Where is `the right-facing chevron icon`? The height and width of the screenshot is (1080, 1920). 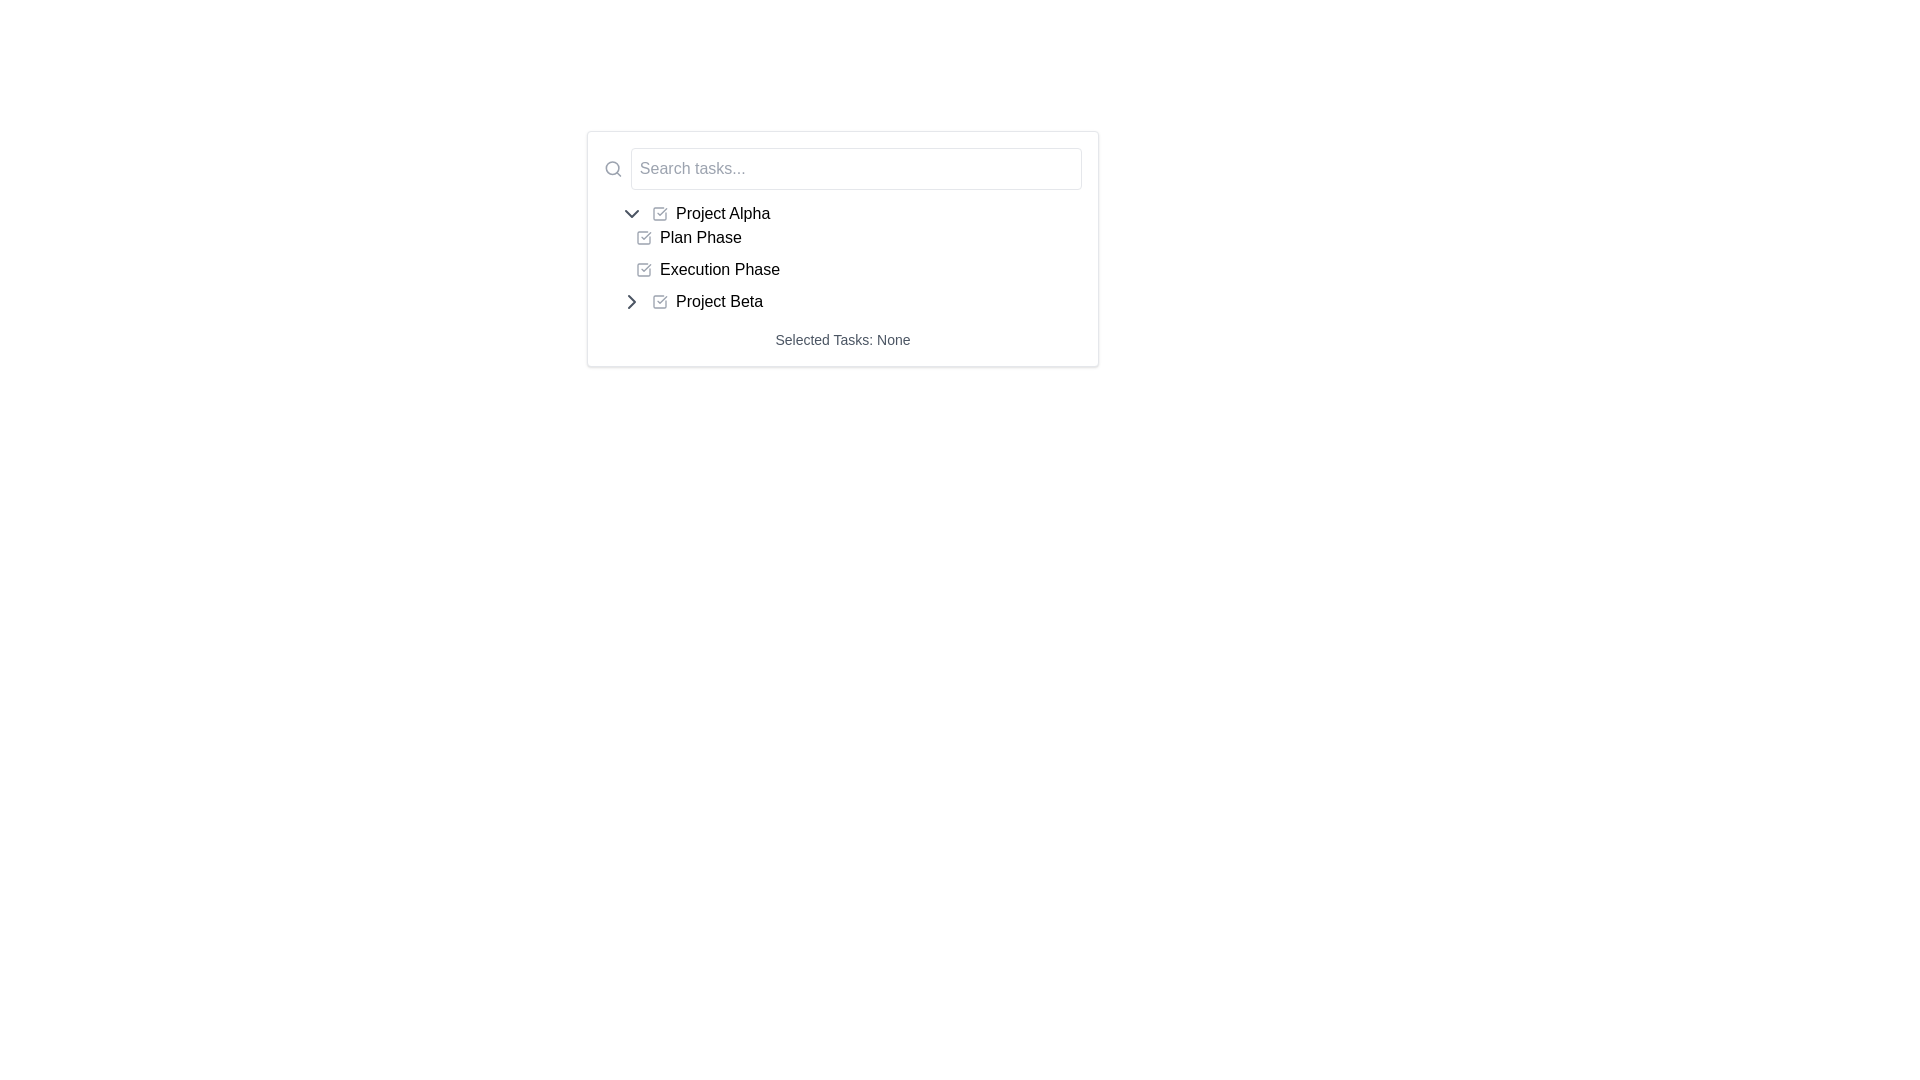 the right-facing chevron icon is located at coordinates (631, 301).